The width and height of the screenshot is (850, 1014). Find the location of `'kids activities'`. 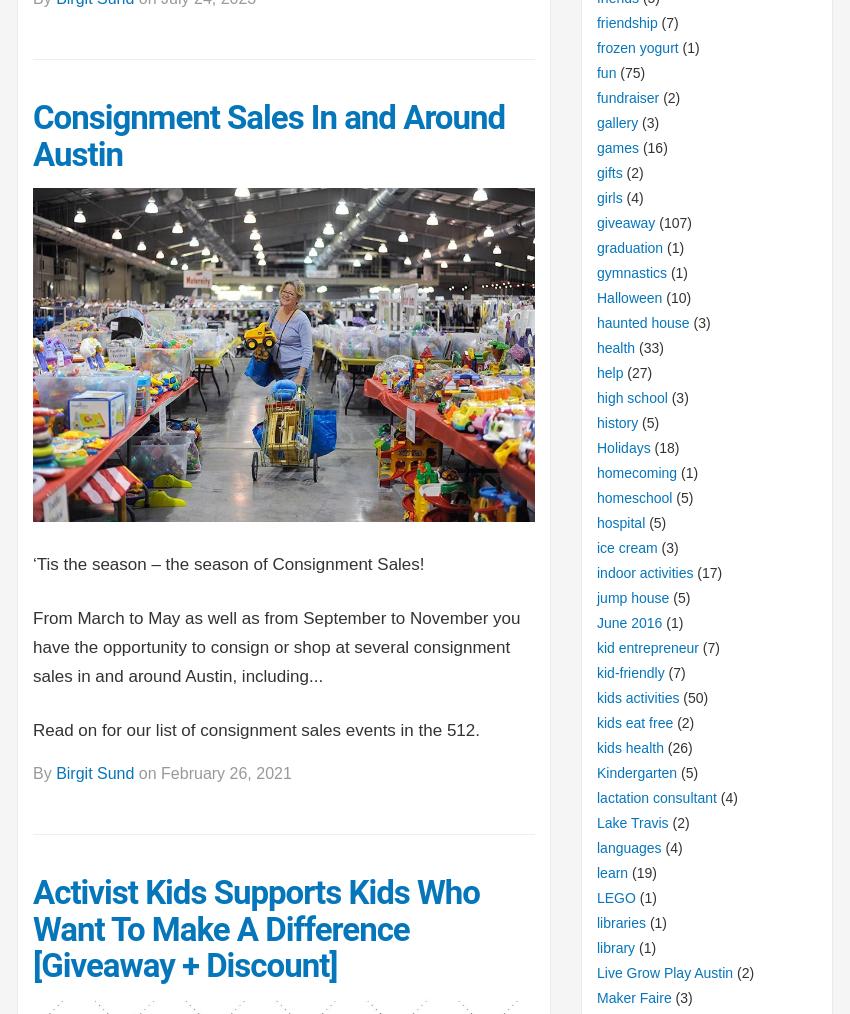

'kids activities' is located at coordinates (636, 696).